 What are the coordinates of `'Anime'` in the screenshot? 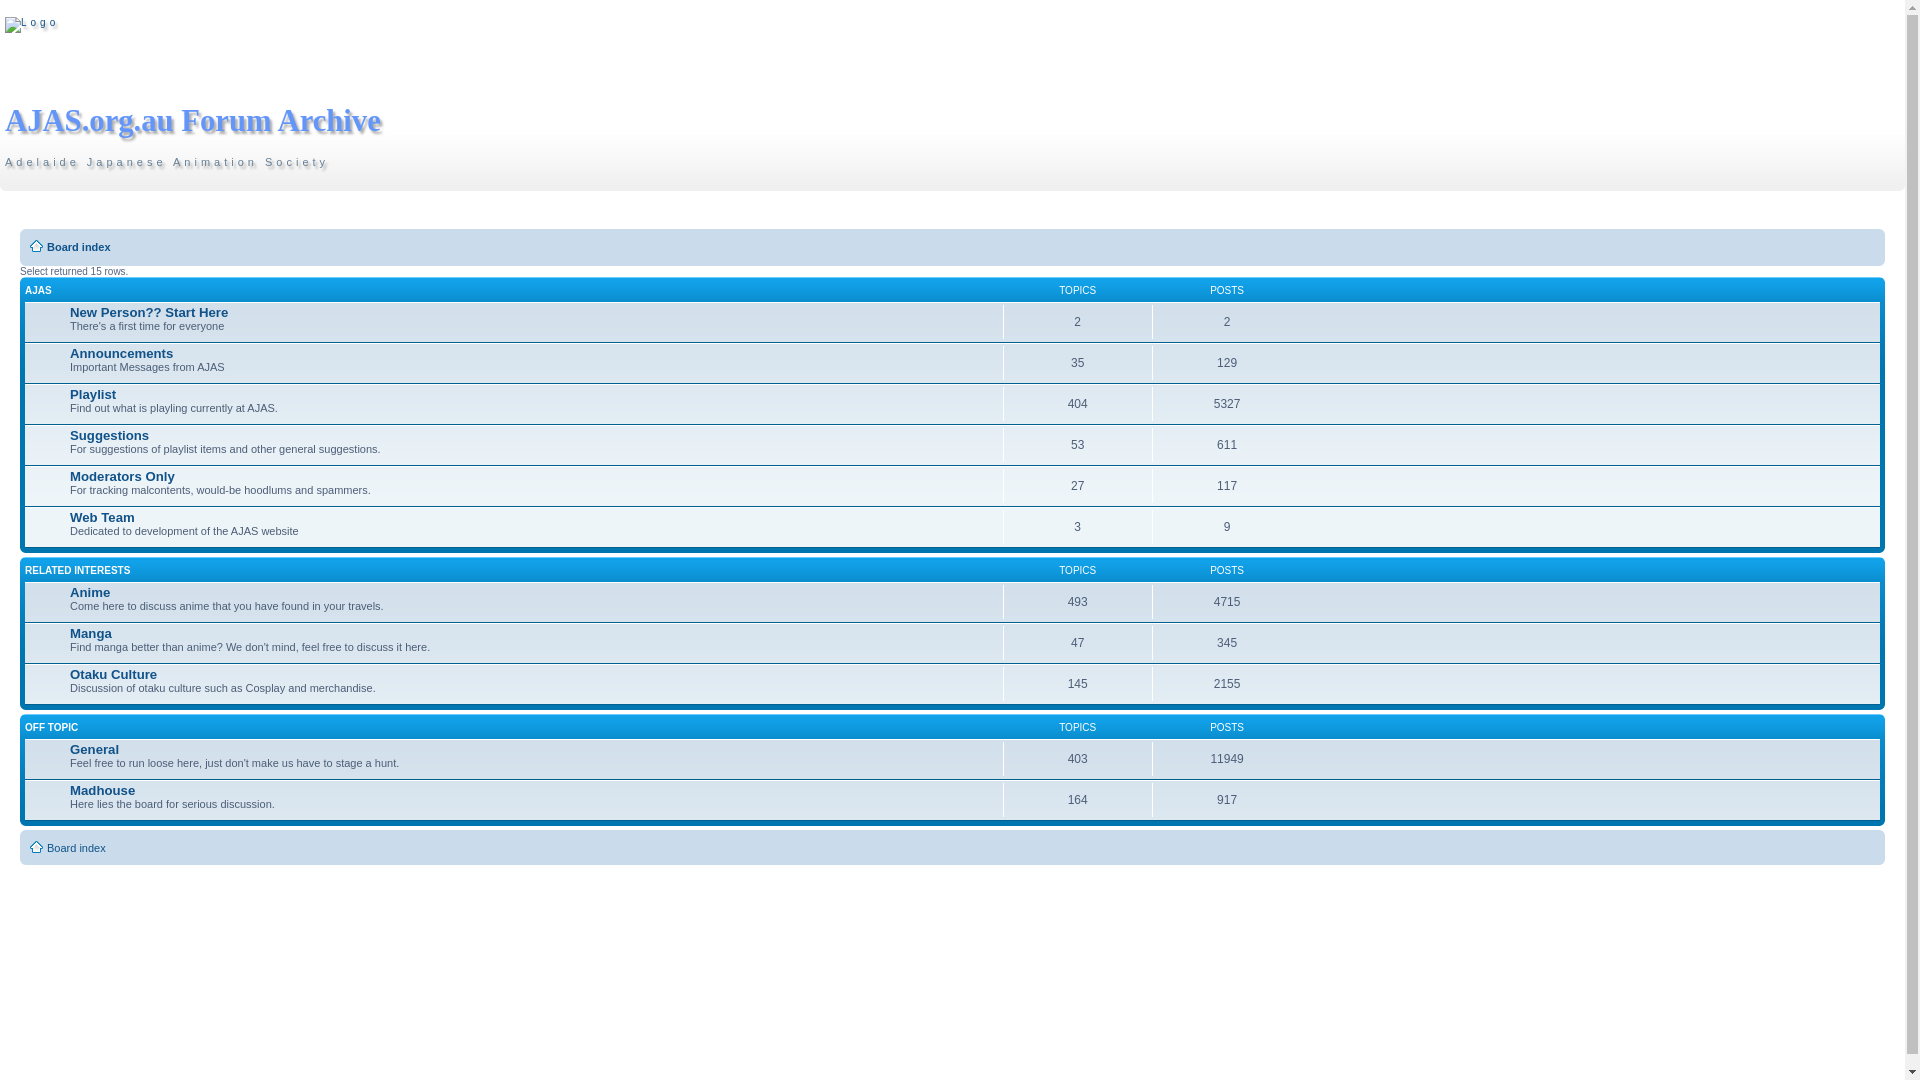 It's located at (70, 591).